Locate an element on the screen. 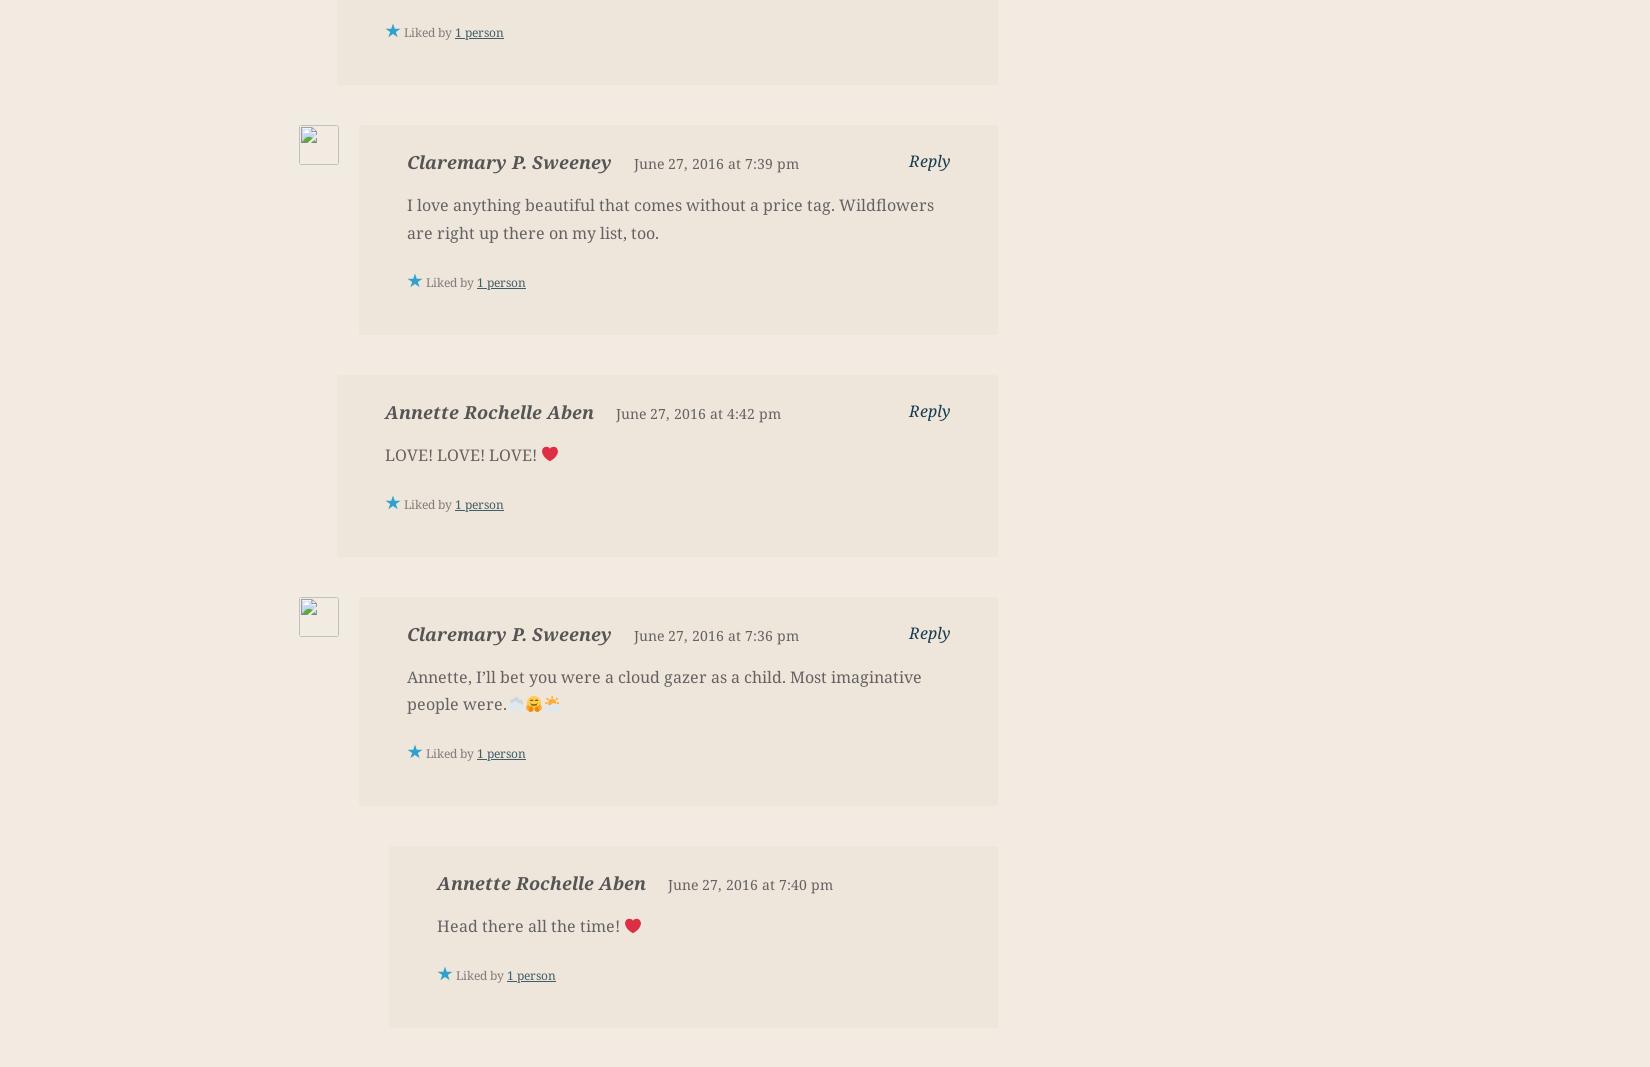 Image resolution: width=1650 pixels, height=1067 pixels. 'June 27, 2016 at 7:36 pm' is located at coordinates (715, 634).